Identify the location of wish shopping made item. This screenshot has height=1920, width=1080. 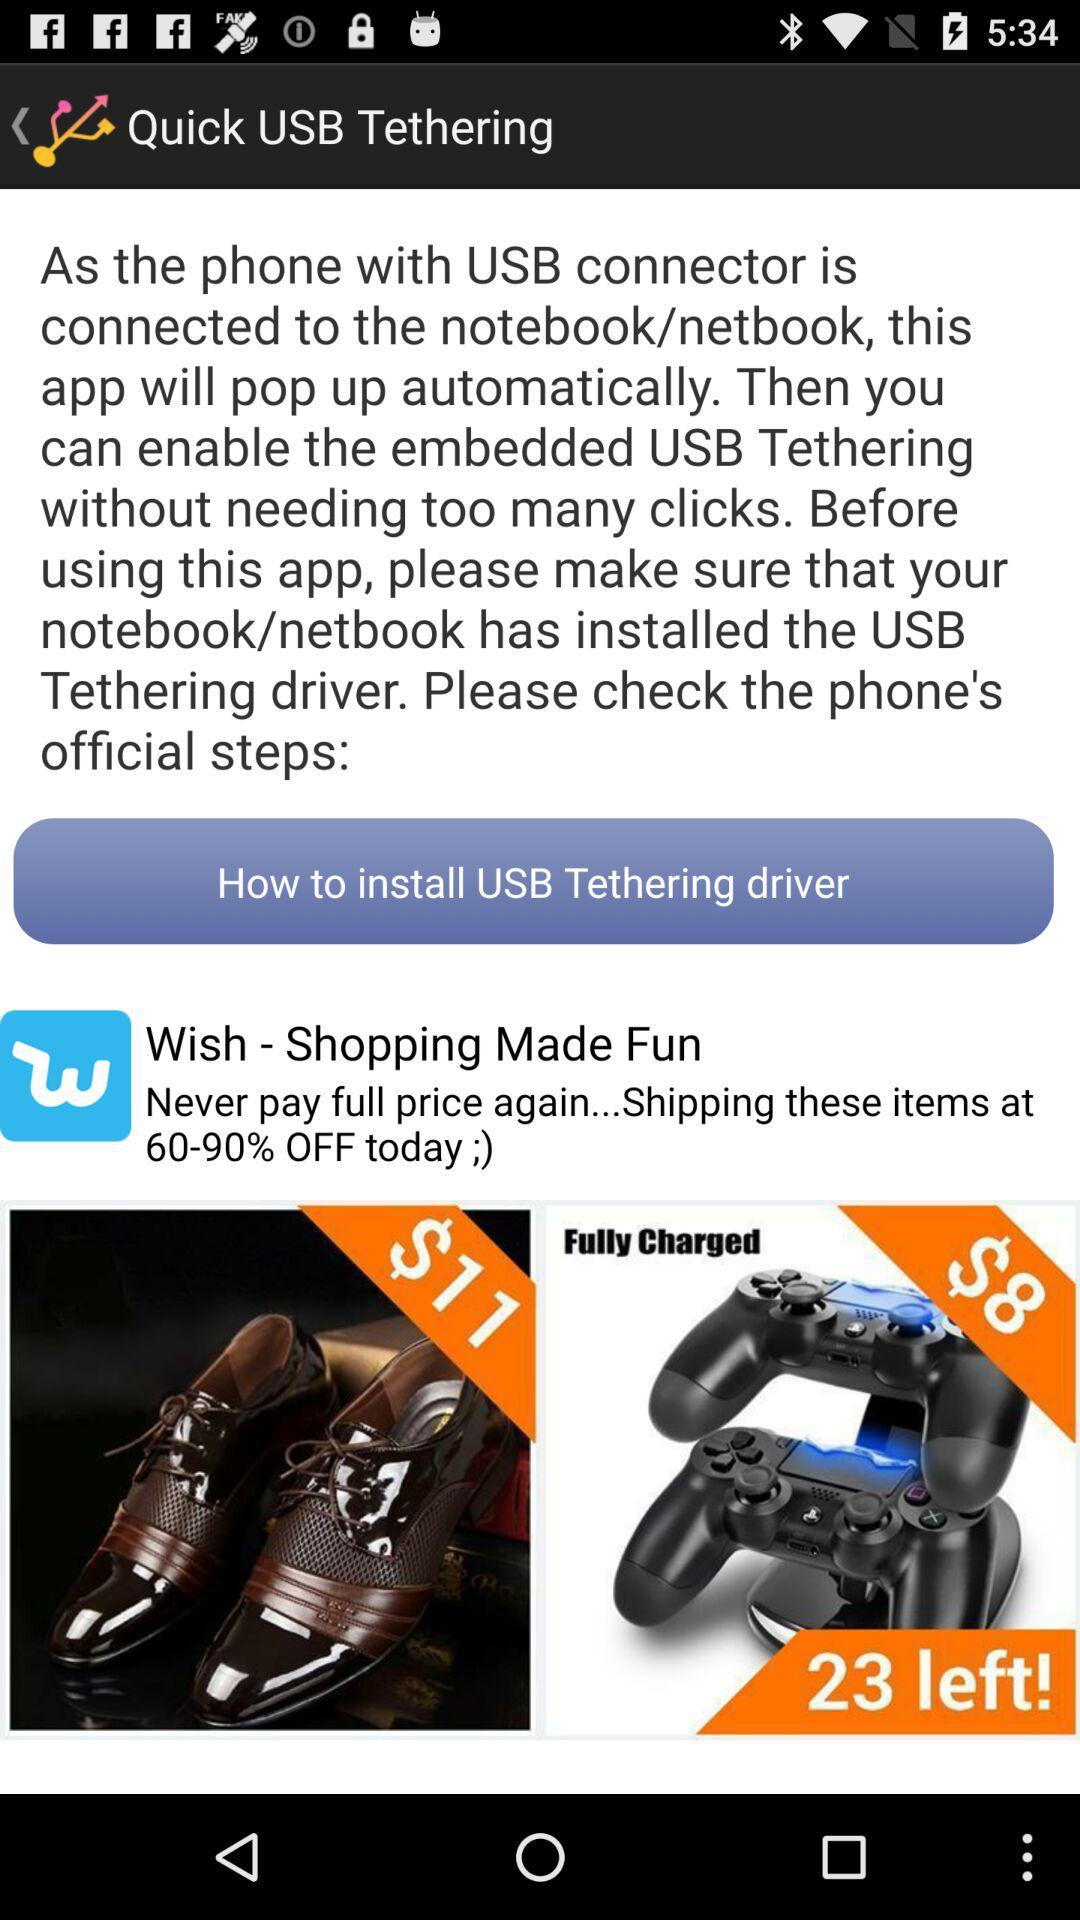
(422, 1041).